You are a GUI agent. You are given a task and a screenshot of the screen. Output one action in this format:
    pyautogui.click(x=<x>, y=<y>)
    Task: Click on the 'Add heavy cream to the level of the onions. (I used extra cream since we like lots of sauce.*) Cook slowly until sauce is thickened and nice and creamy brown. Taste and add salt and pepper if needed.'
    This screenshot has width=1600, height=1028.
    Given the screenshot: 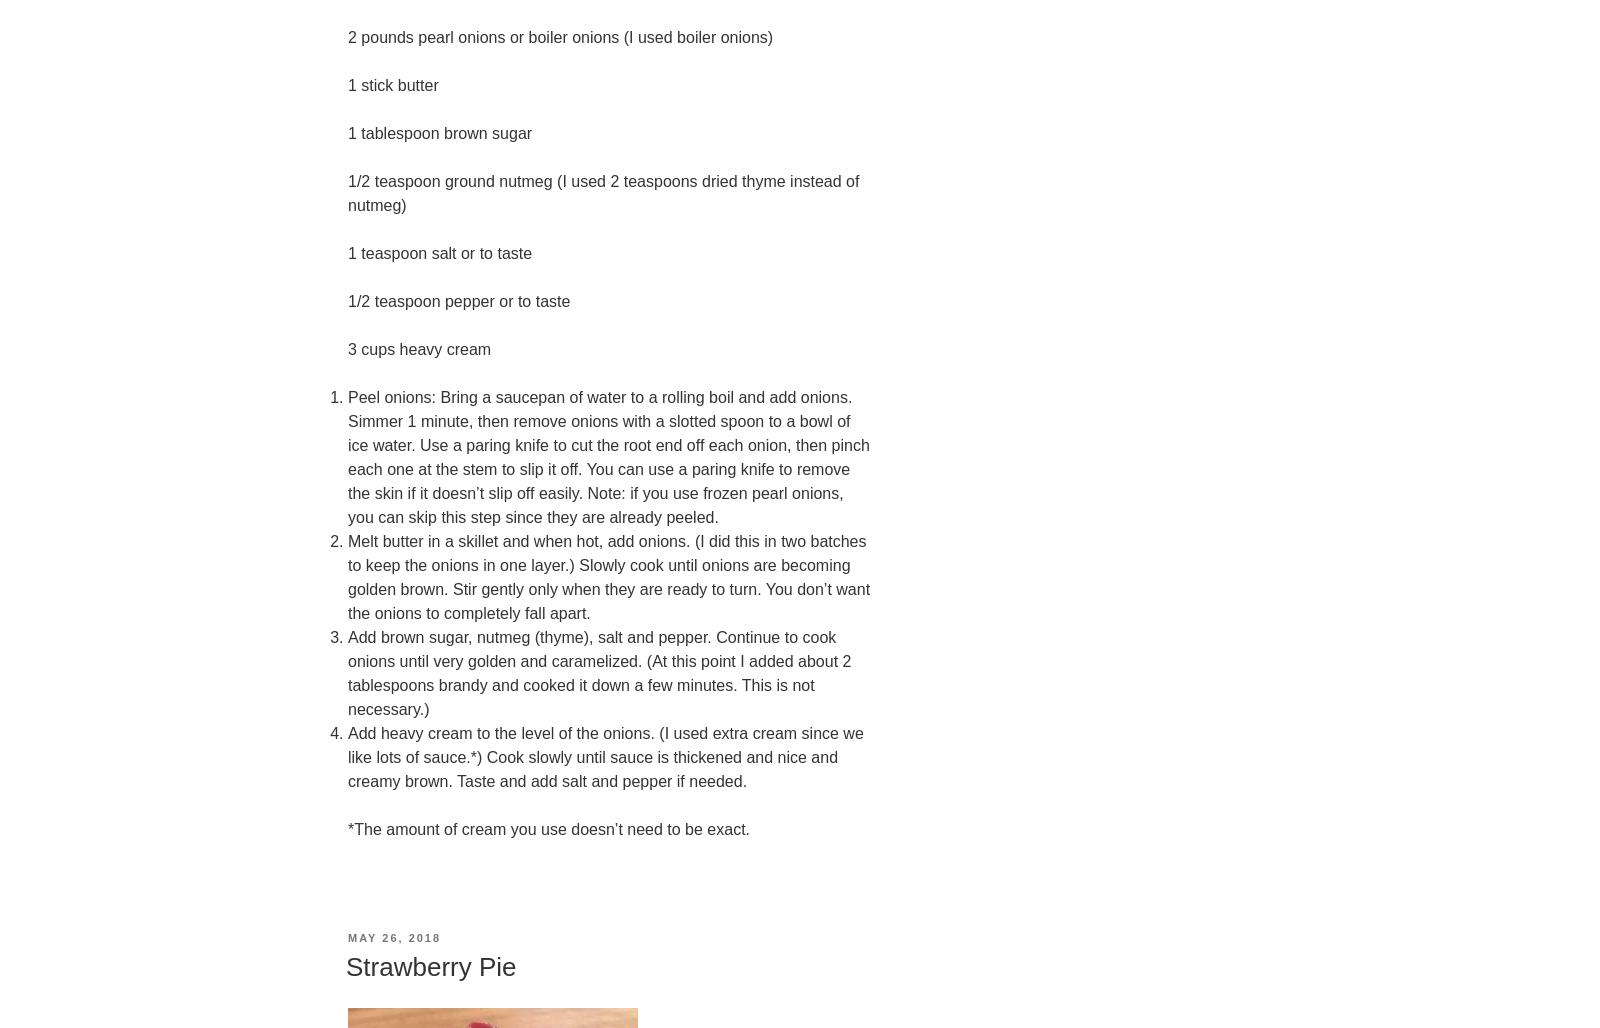 What is the action you would take?
    pyautogui.click(x=348, y=756)
    